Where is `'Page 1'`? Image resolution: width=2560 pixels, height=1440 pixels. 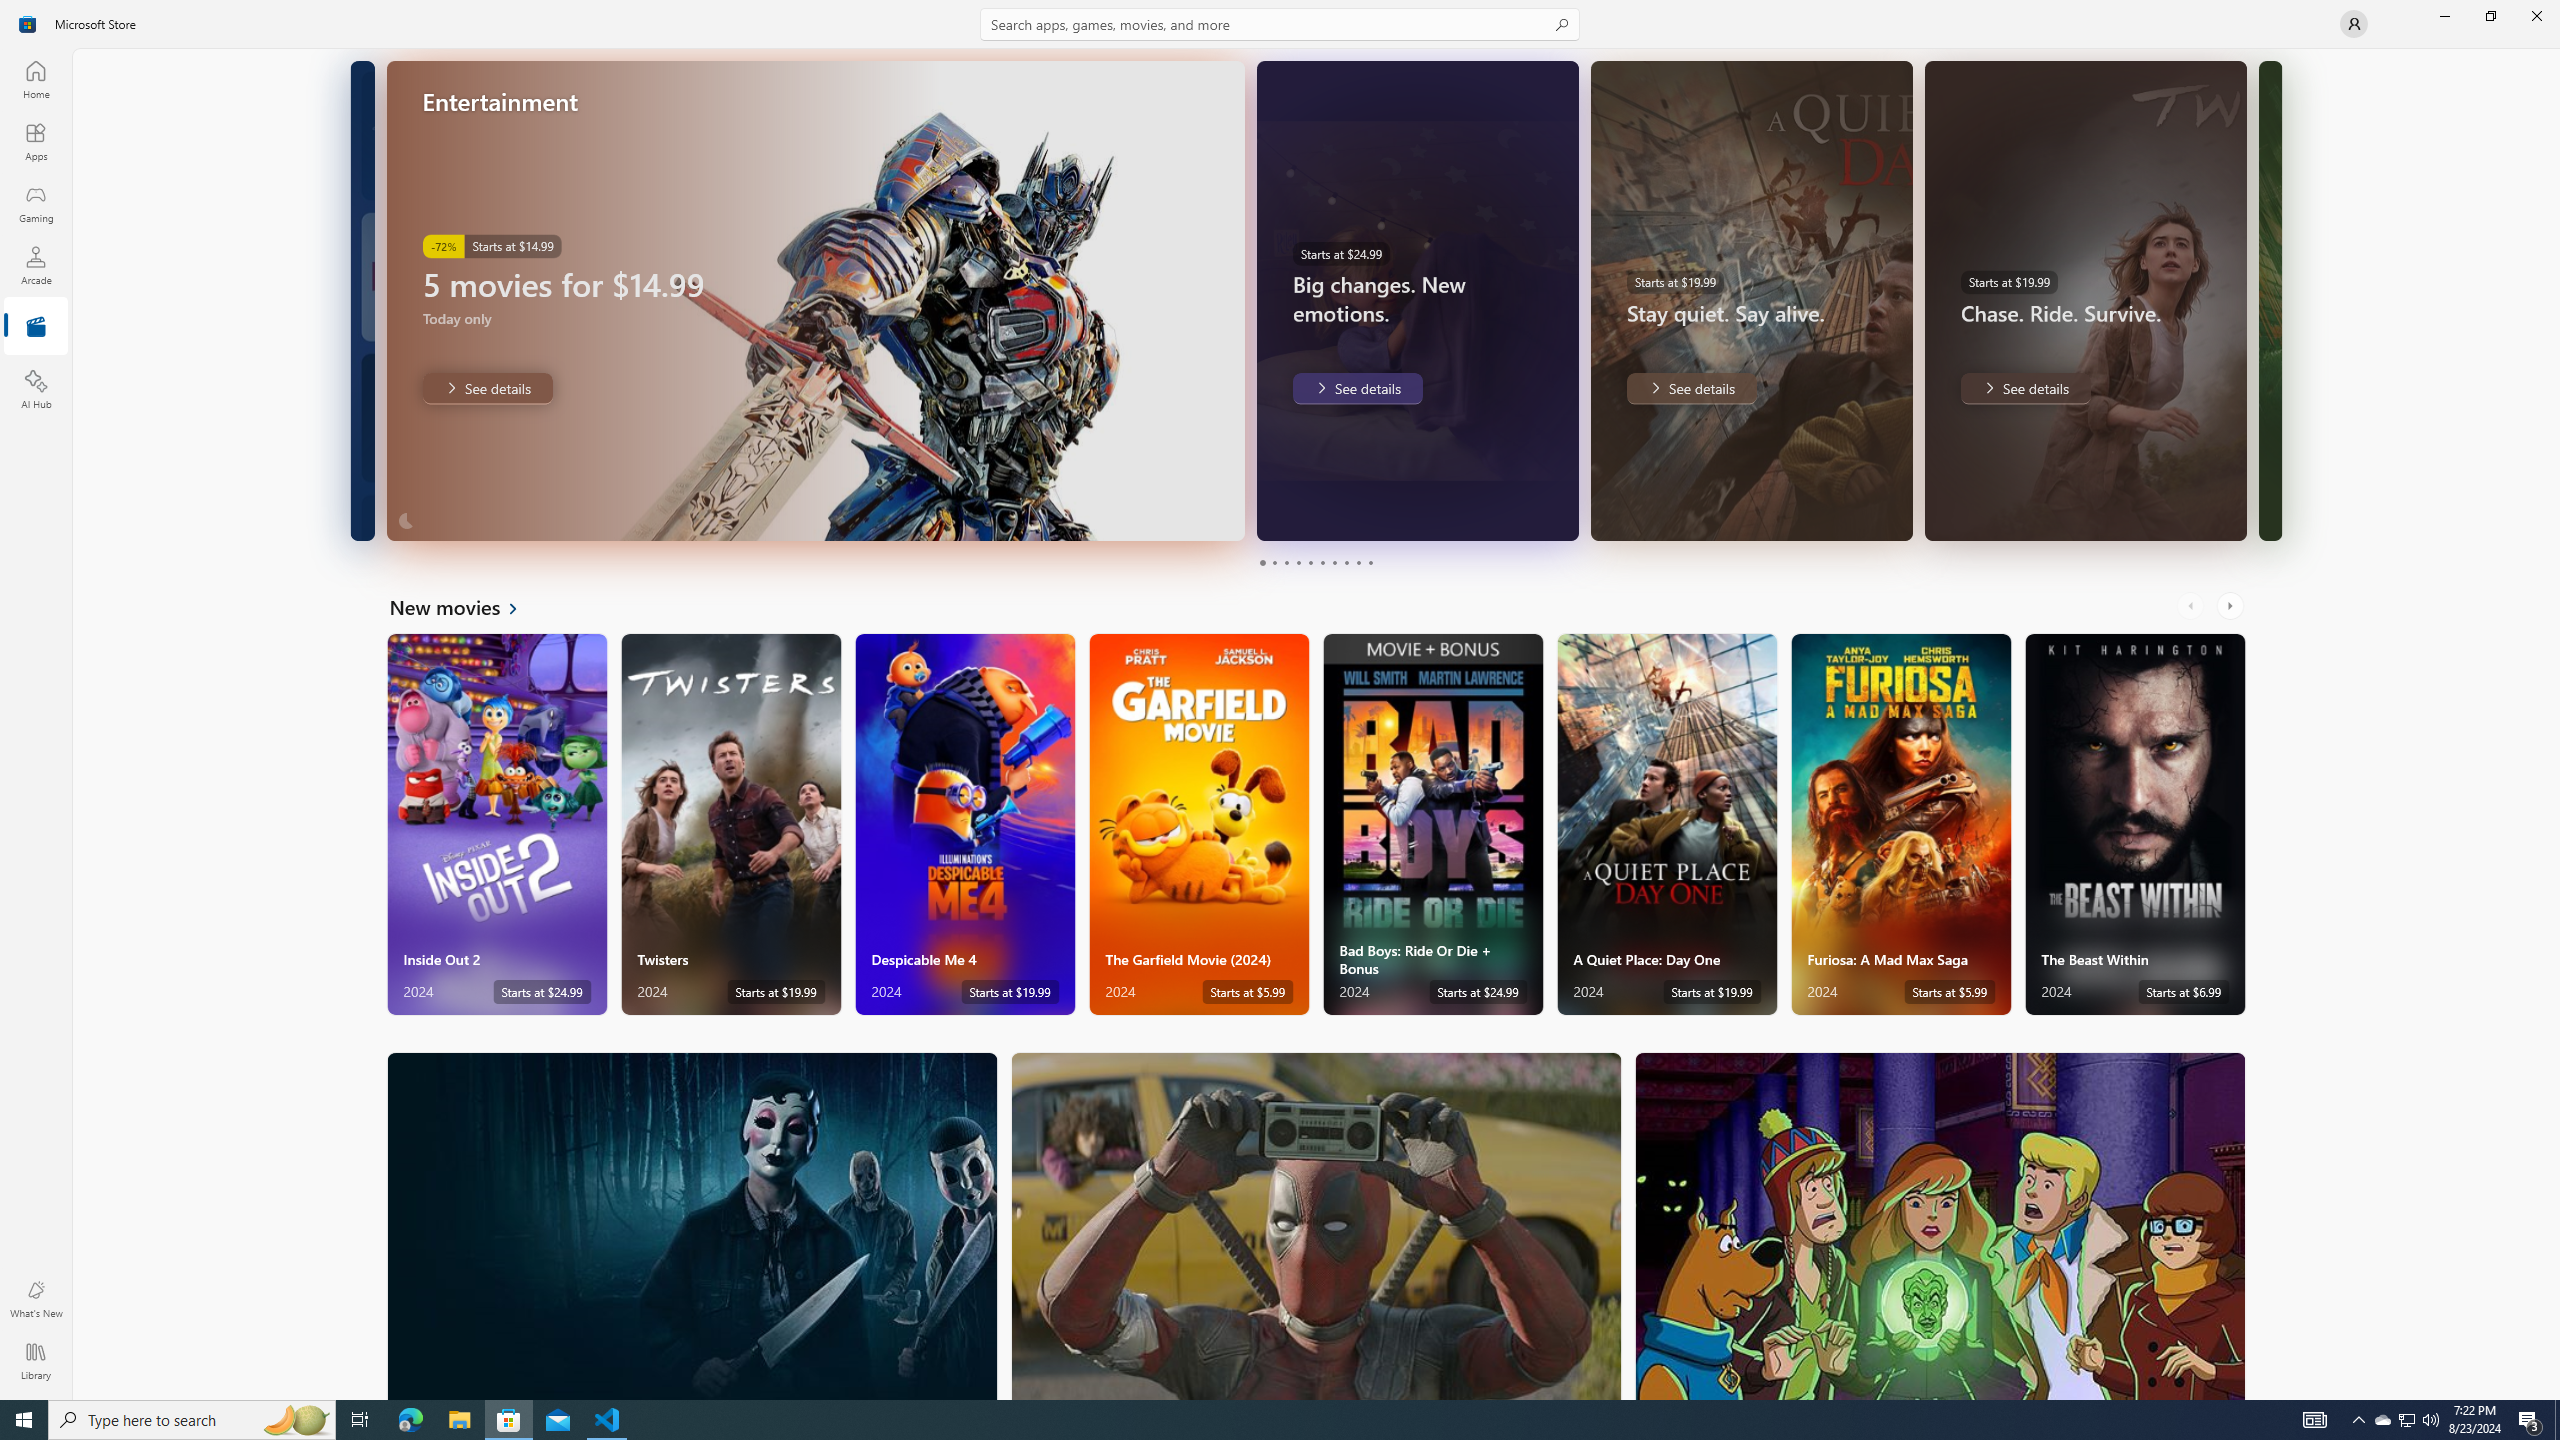
'Page 1' is located at coordinates (1261, 562).